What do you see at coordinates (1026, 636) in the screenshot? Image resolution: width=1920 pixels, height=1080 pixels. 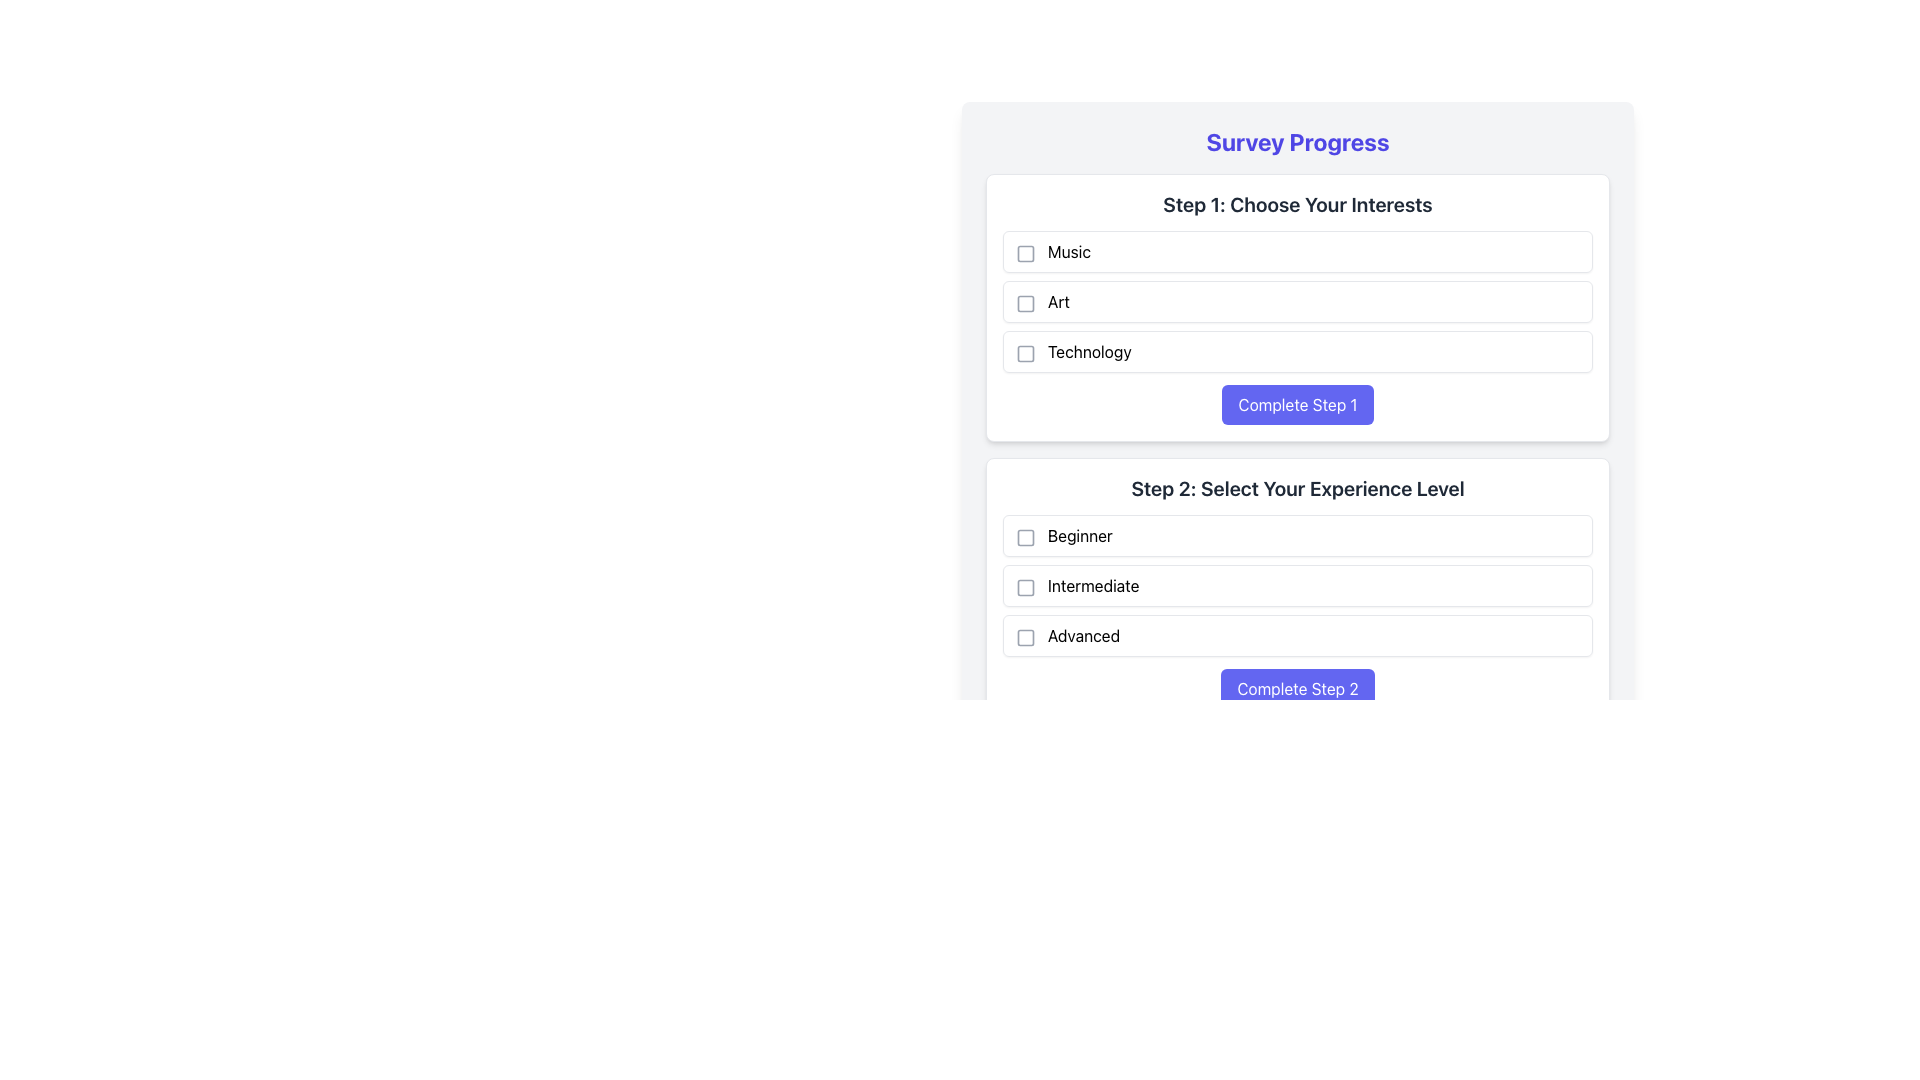 I see `the checkbox located to the left of the text 'Advanced' in the 'Step 2: Select Your Experience Level' section` at bounding box center [1026, 636].